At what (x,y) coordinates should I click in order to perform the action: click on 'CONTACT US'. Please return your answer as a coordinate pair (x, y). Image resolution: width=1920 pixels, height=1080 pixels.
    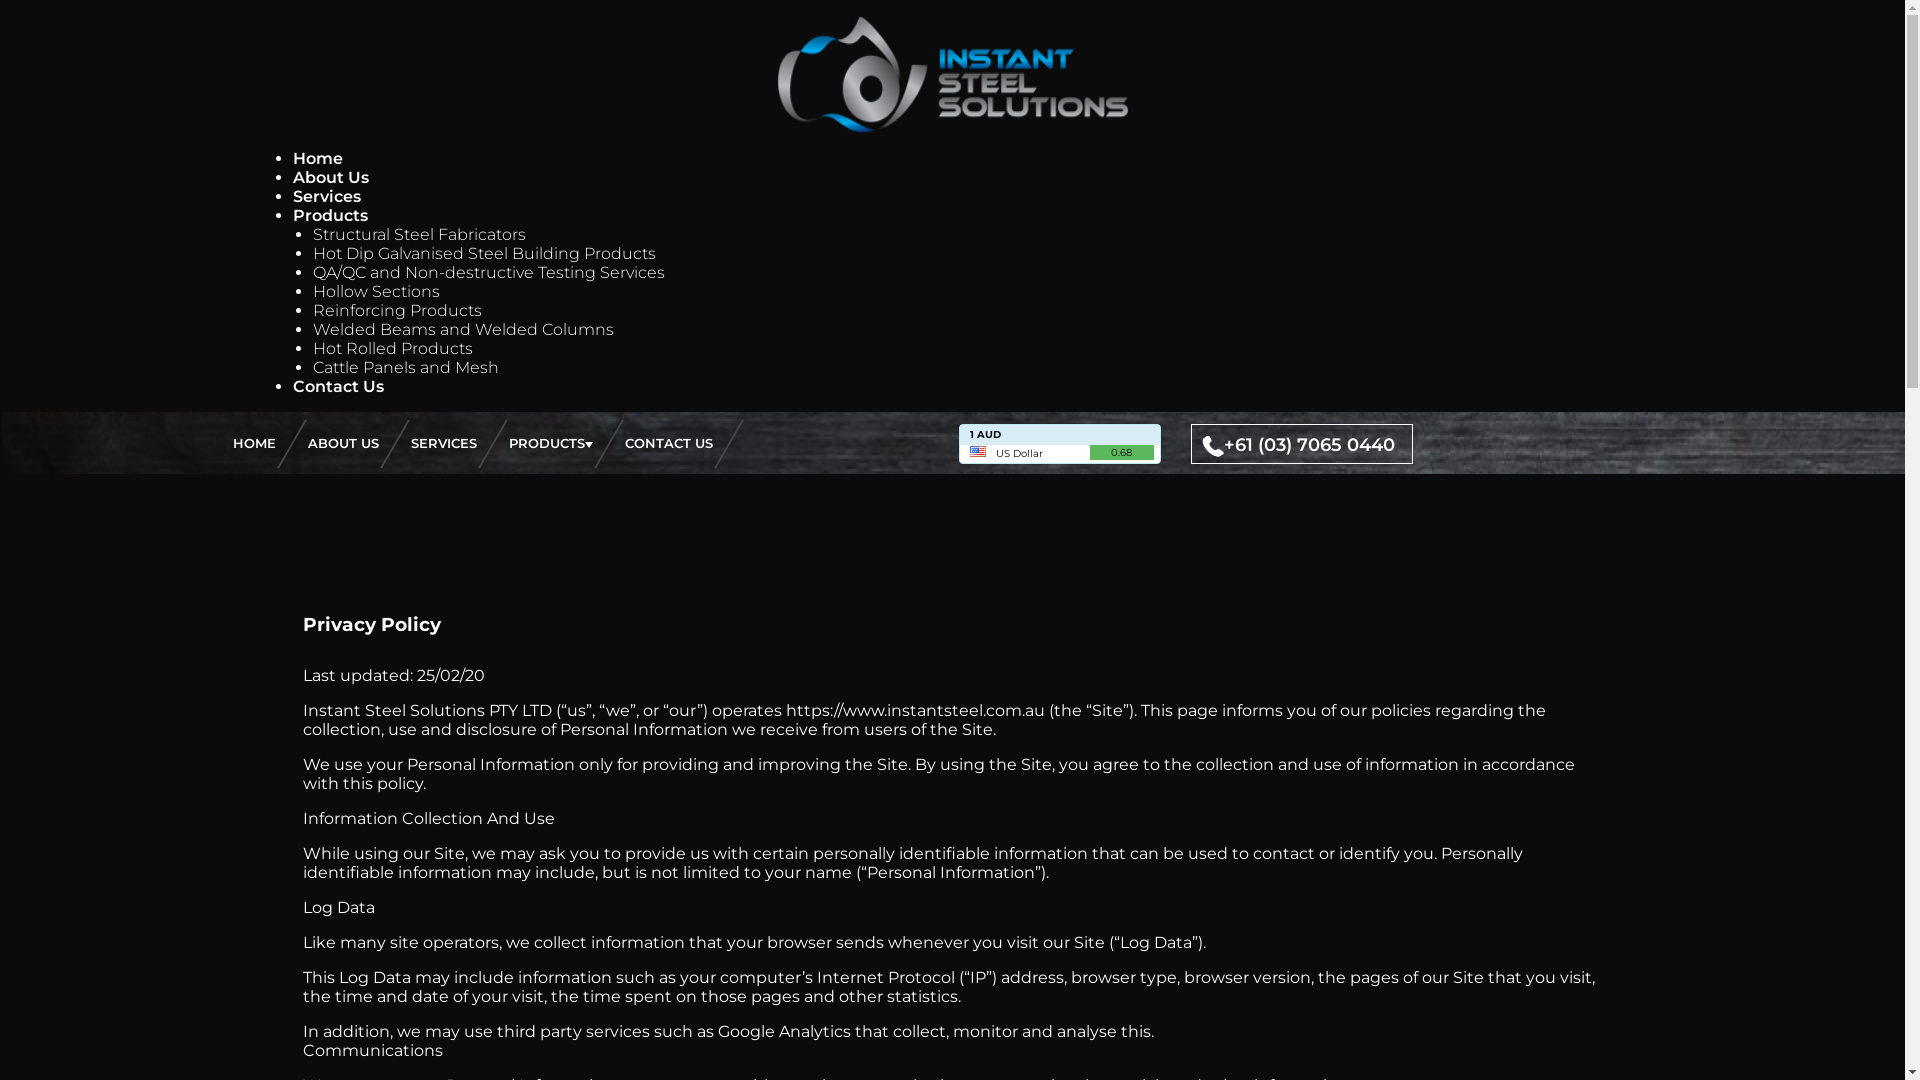
    Looking at the image, I should click on (667, 442).